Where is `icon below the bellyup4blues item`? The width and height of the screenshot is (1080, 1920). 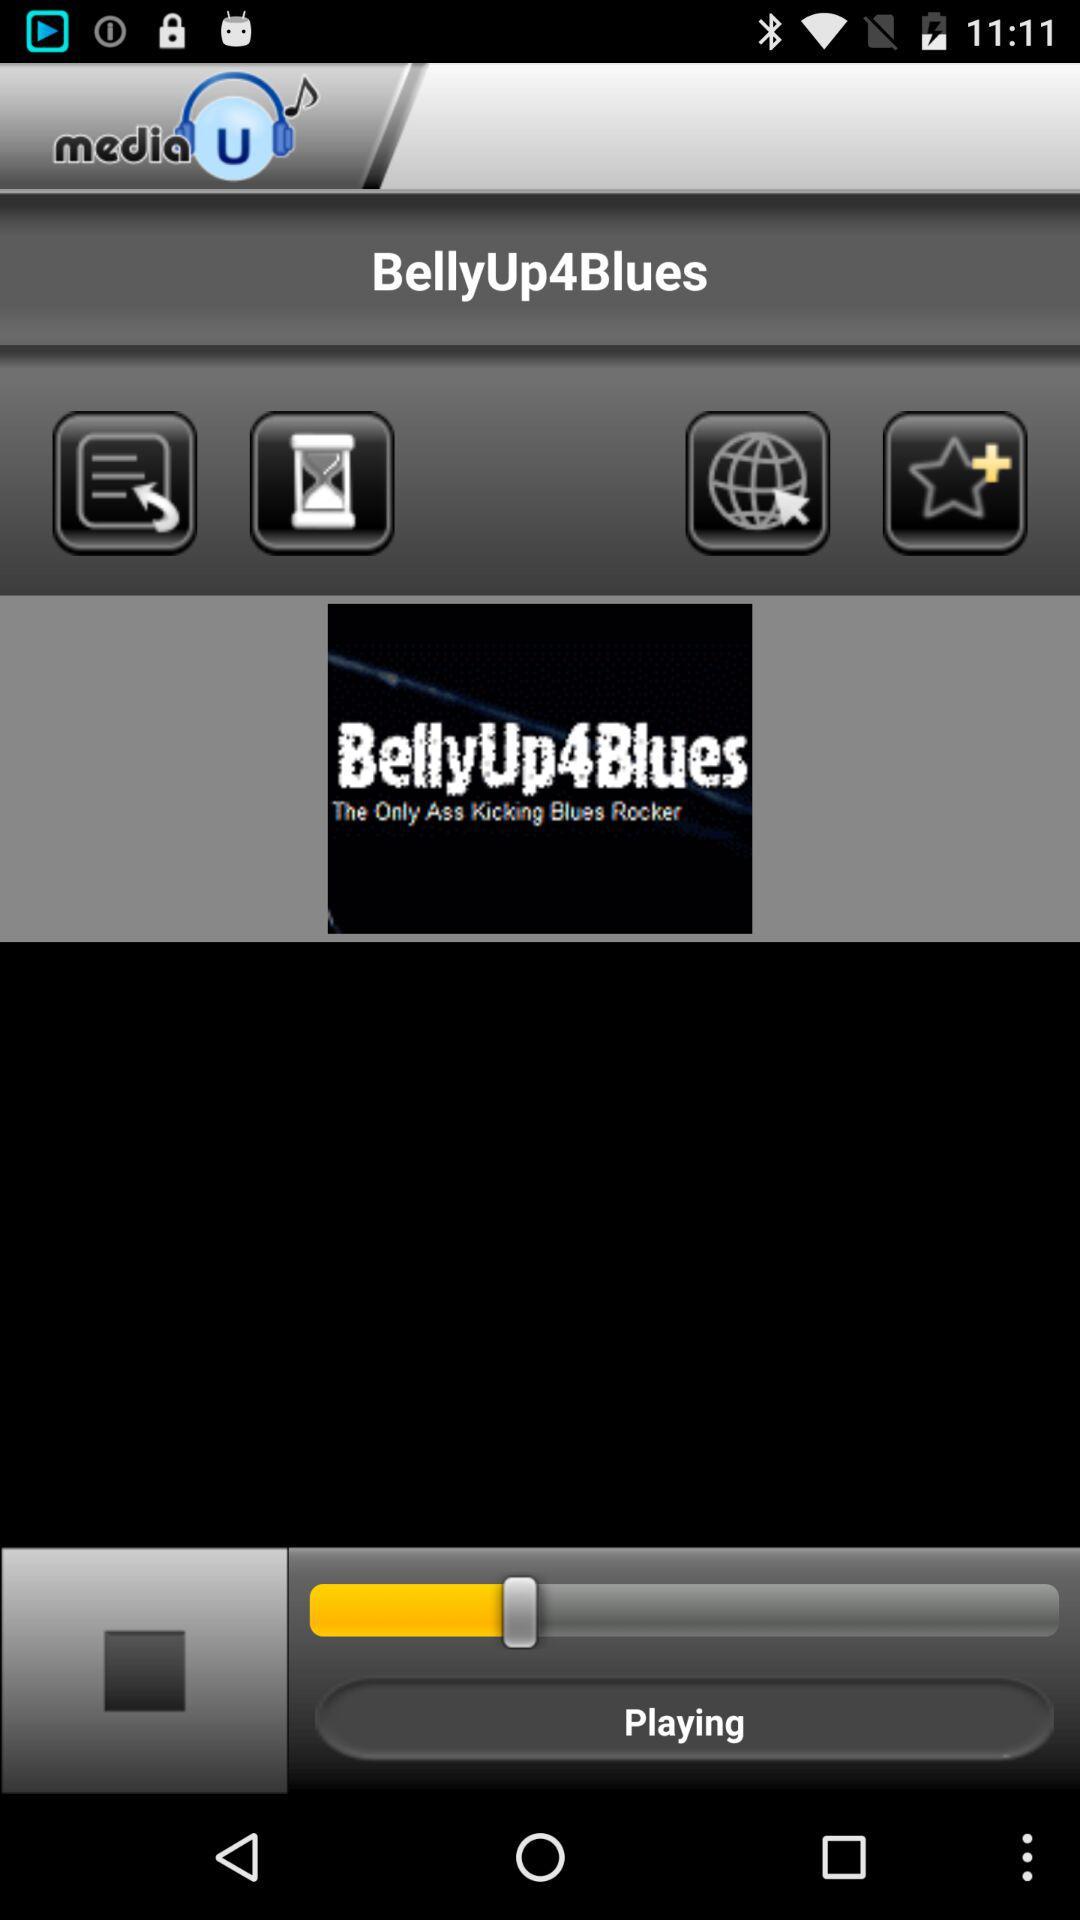 icon below the bellyup4blues item is located at coordinates (757, 483).